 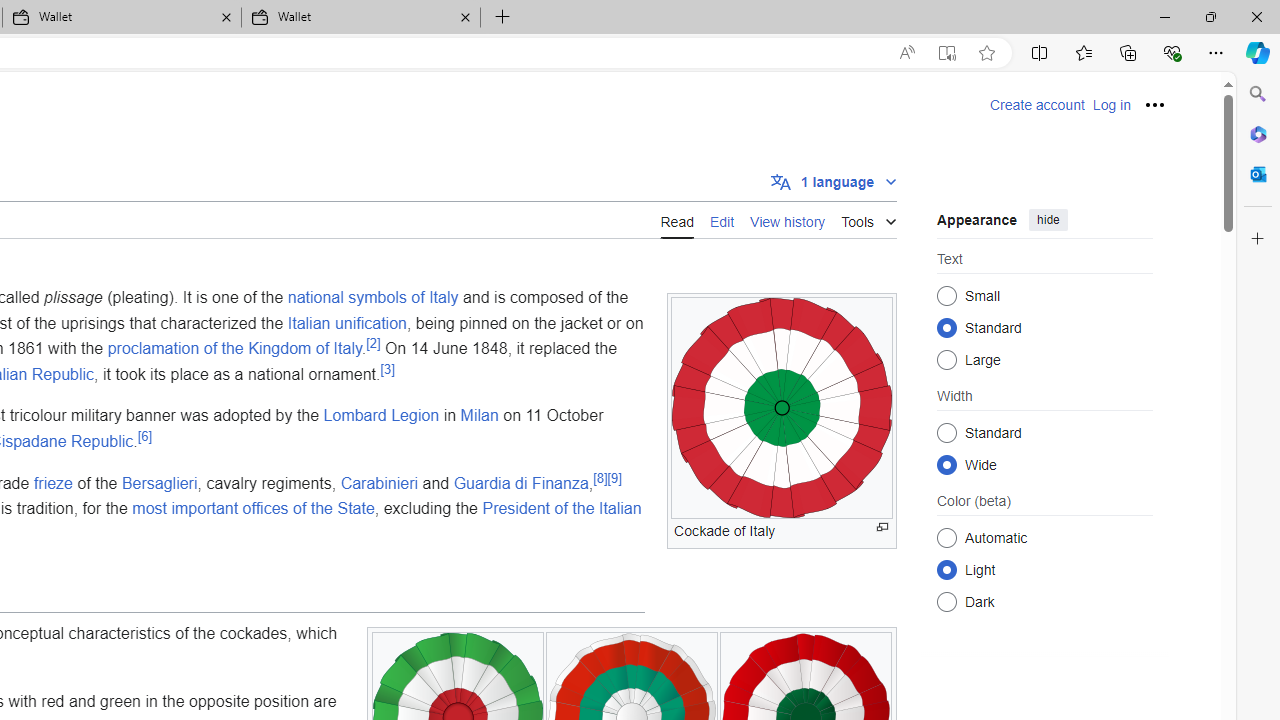 What do you see at coordinates (379, 482) in the screenshot?
I see `'Carabinieri'` at bounding box center [379, 482].